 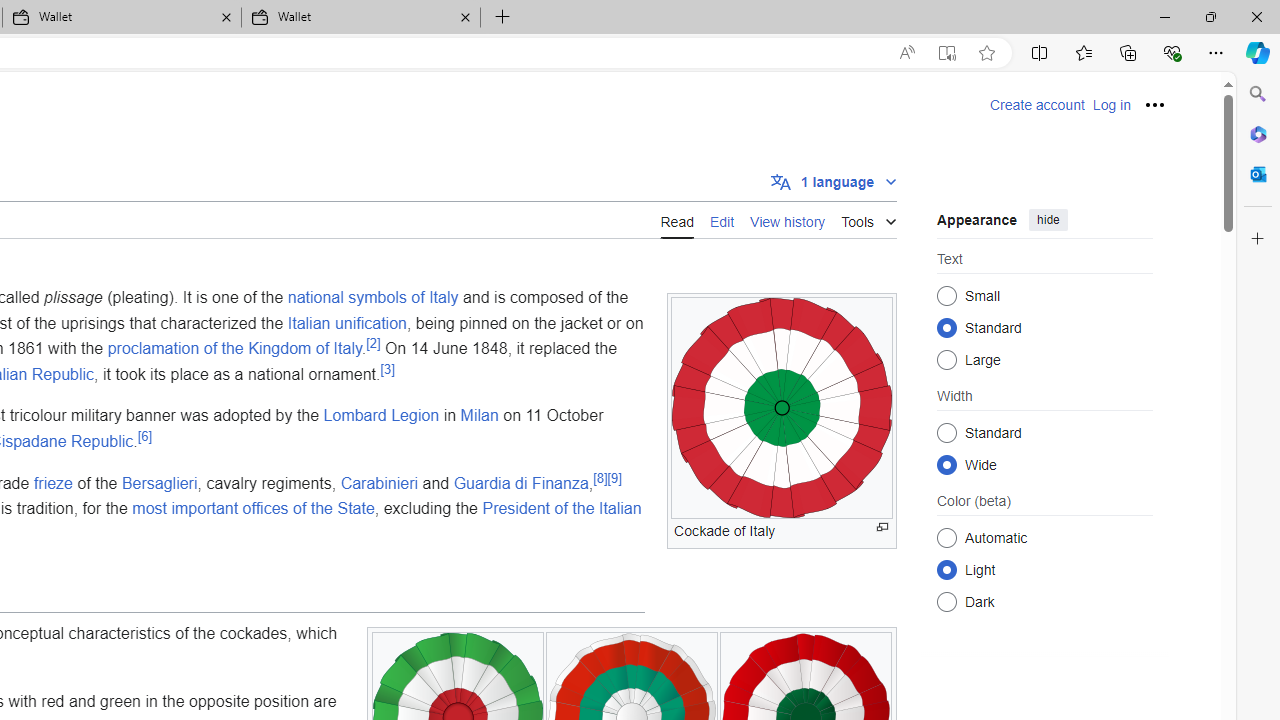 What do you see at coordinates (379, 482) in the screenshot?
I see `'Carabinieri'` at bounding box center [379, 482].